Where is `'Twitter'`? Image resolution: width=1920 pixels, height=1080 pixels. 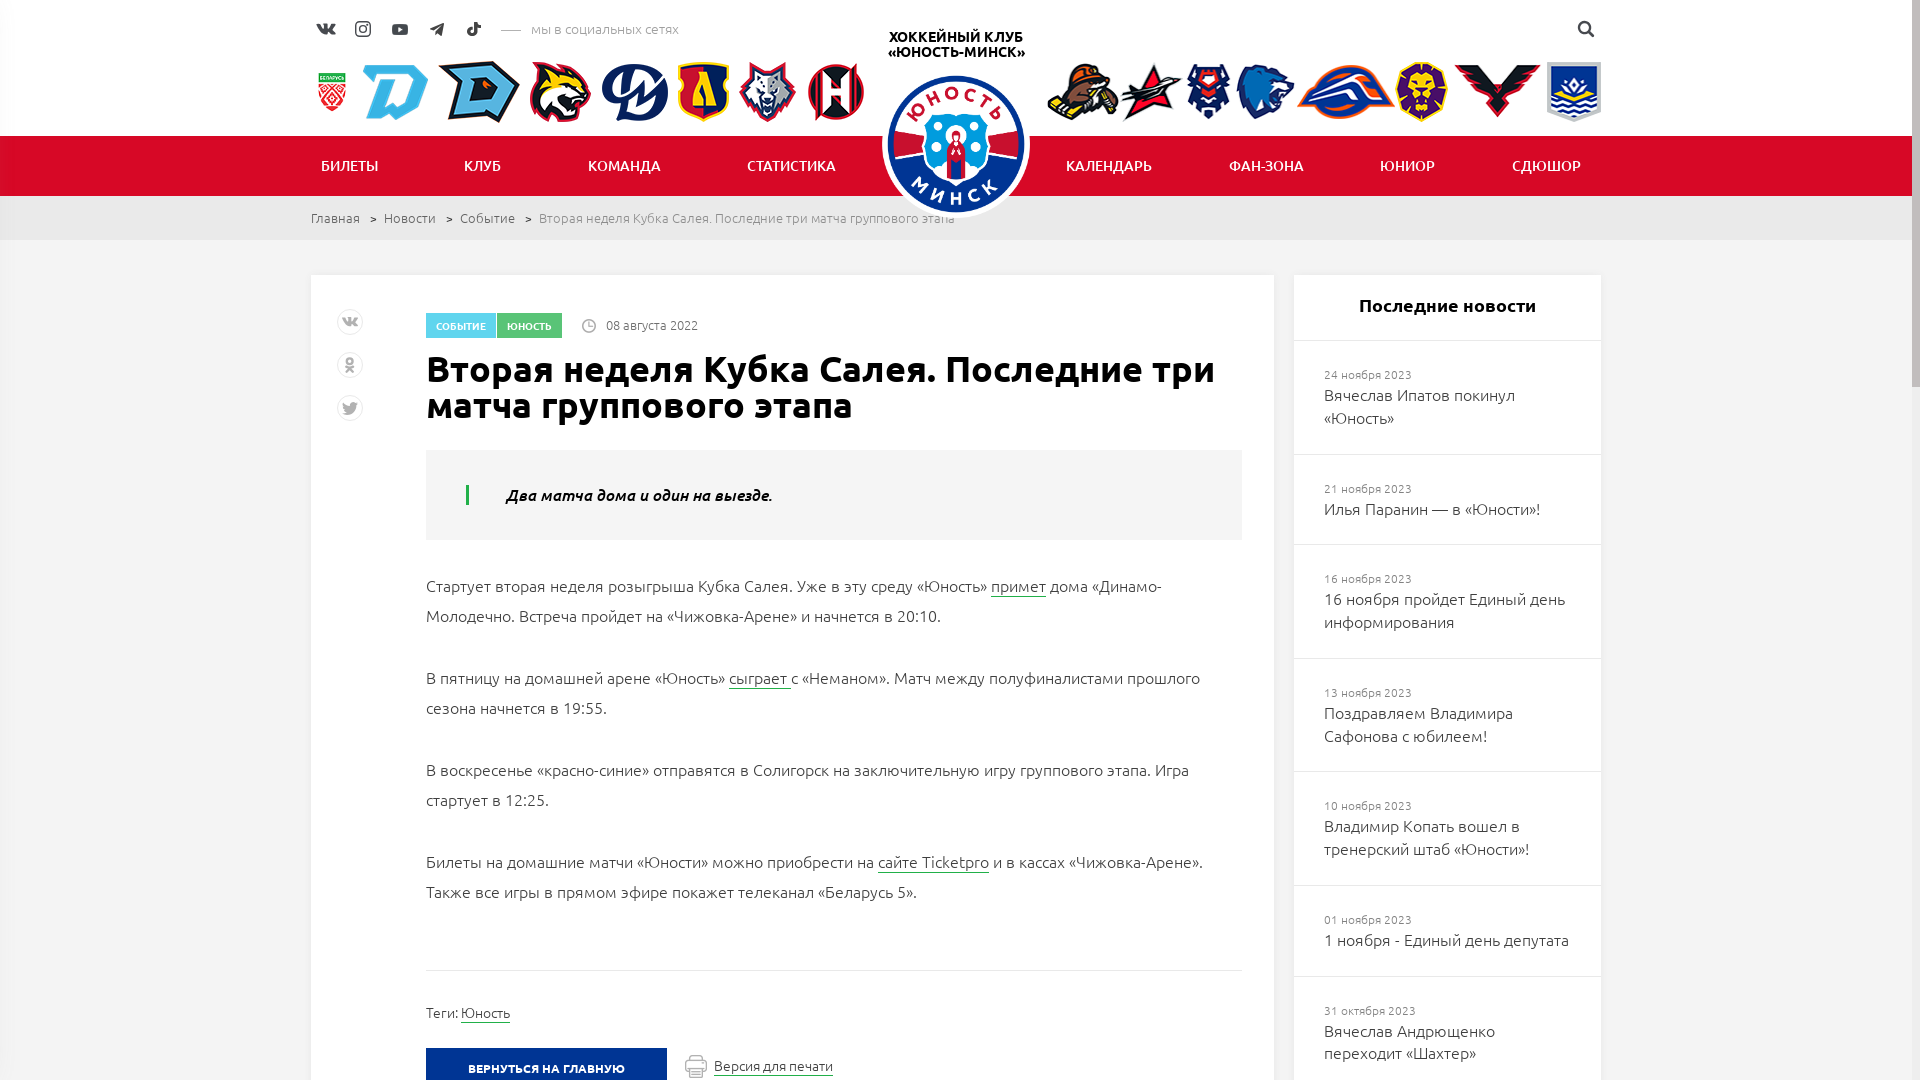
'Twitter' is located at coordinates (351, 414).